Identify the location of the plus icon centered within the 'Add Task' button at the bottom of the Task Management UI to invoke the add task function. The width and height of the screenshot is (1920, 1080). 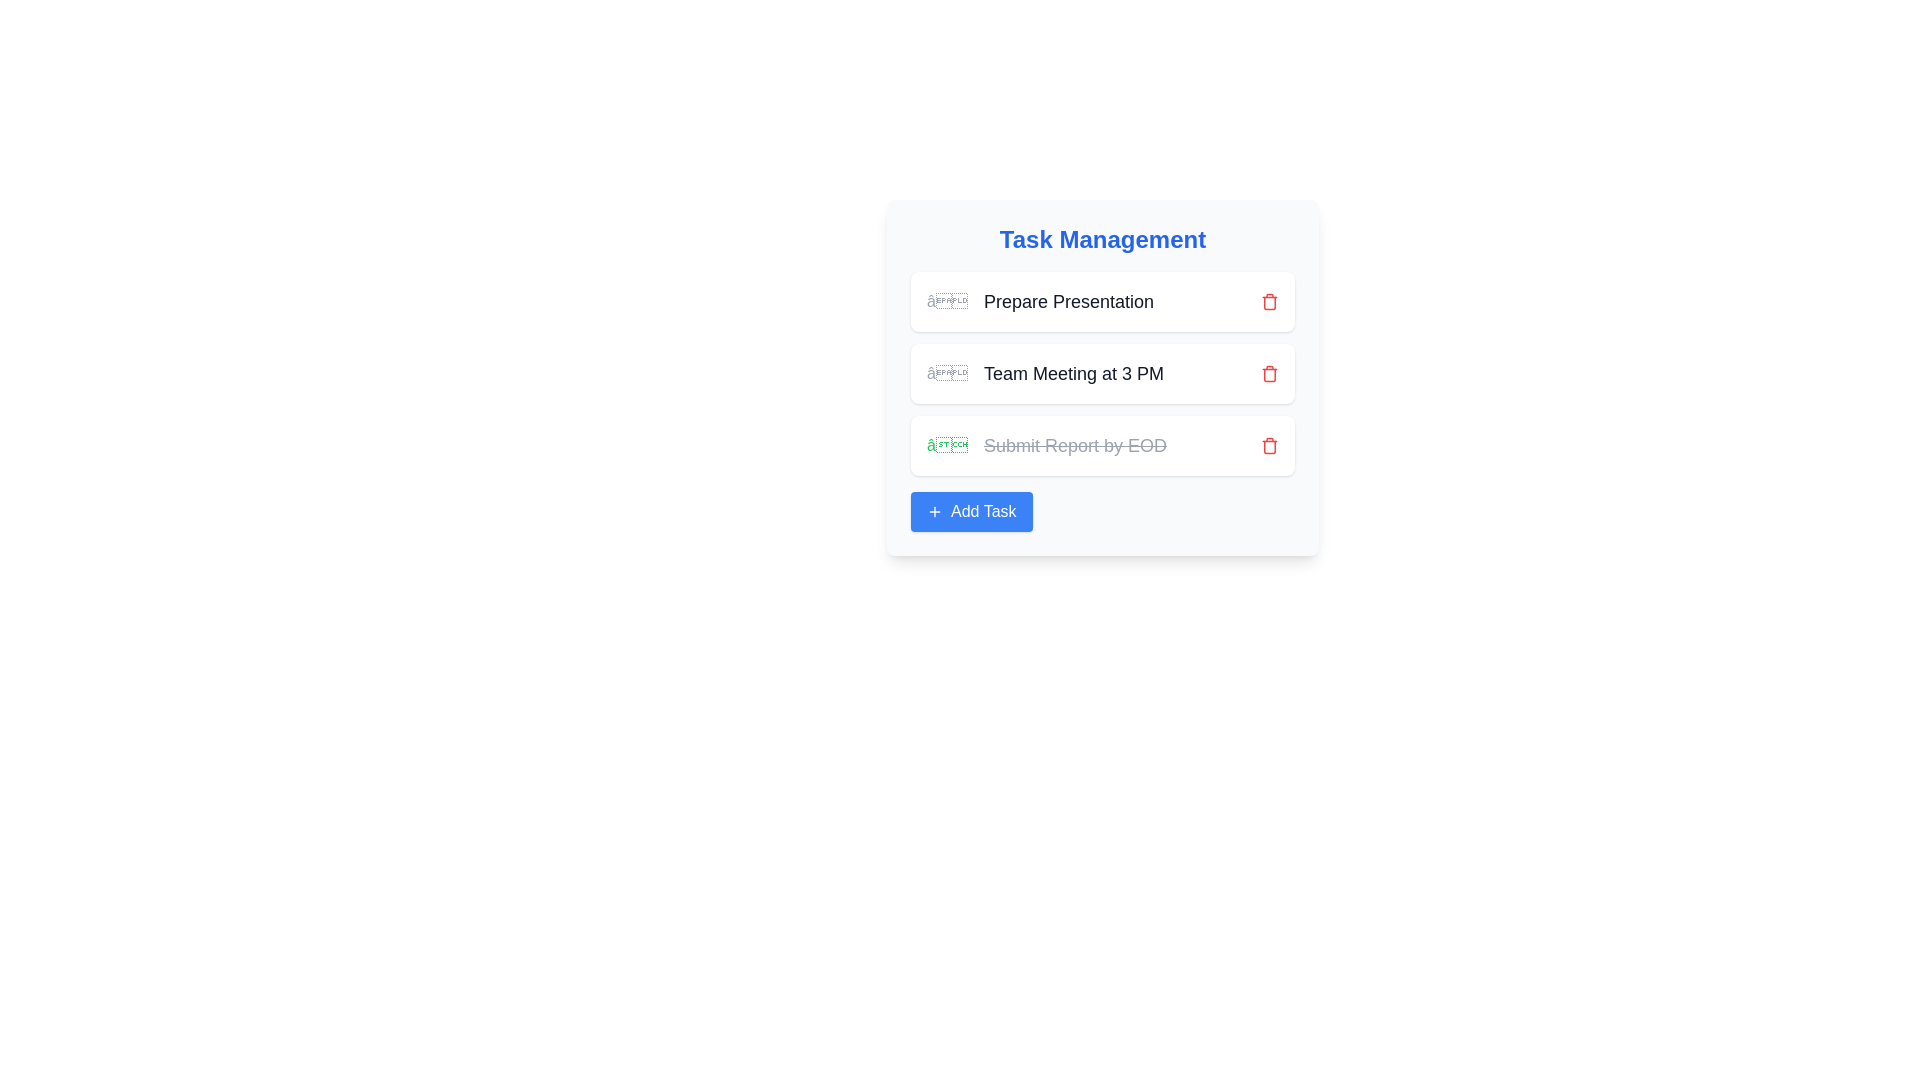
(934, 511).